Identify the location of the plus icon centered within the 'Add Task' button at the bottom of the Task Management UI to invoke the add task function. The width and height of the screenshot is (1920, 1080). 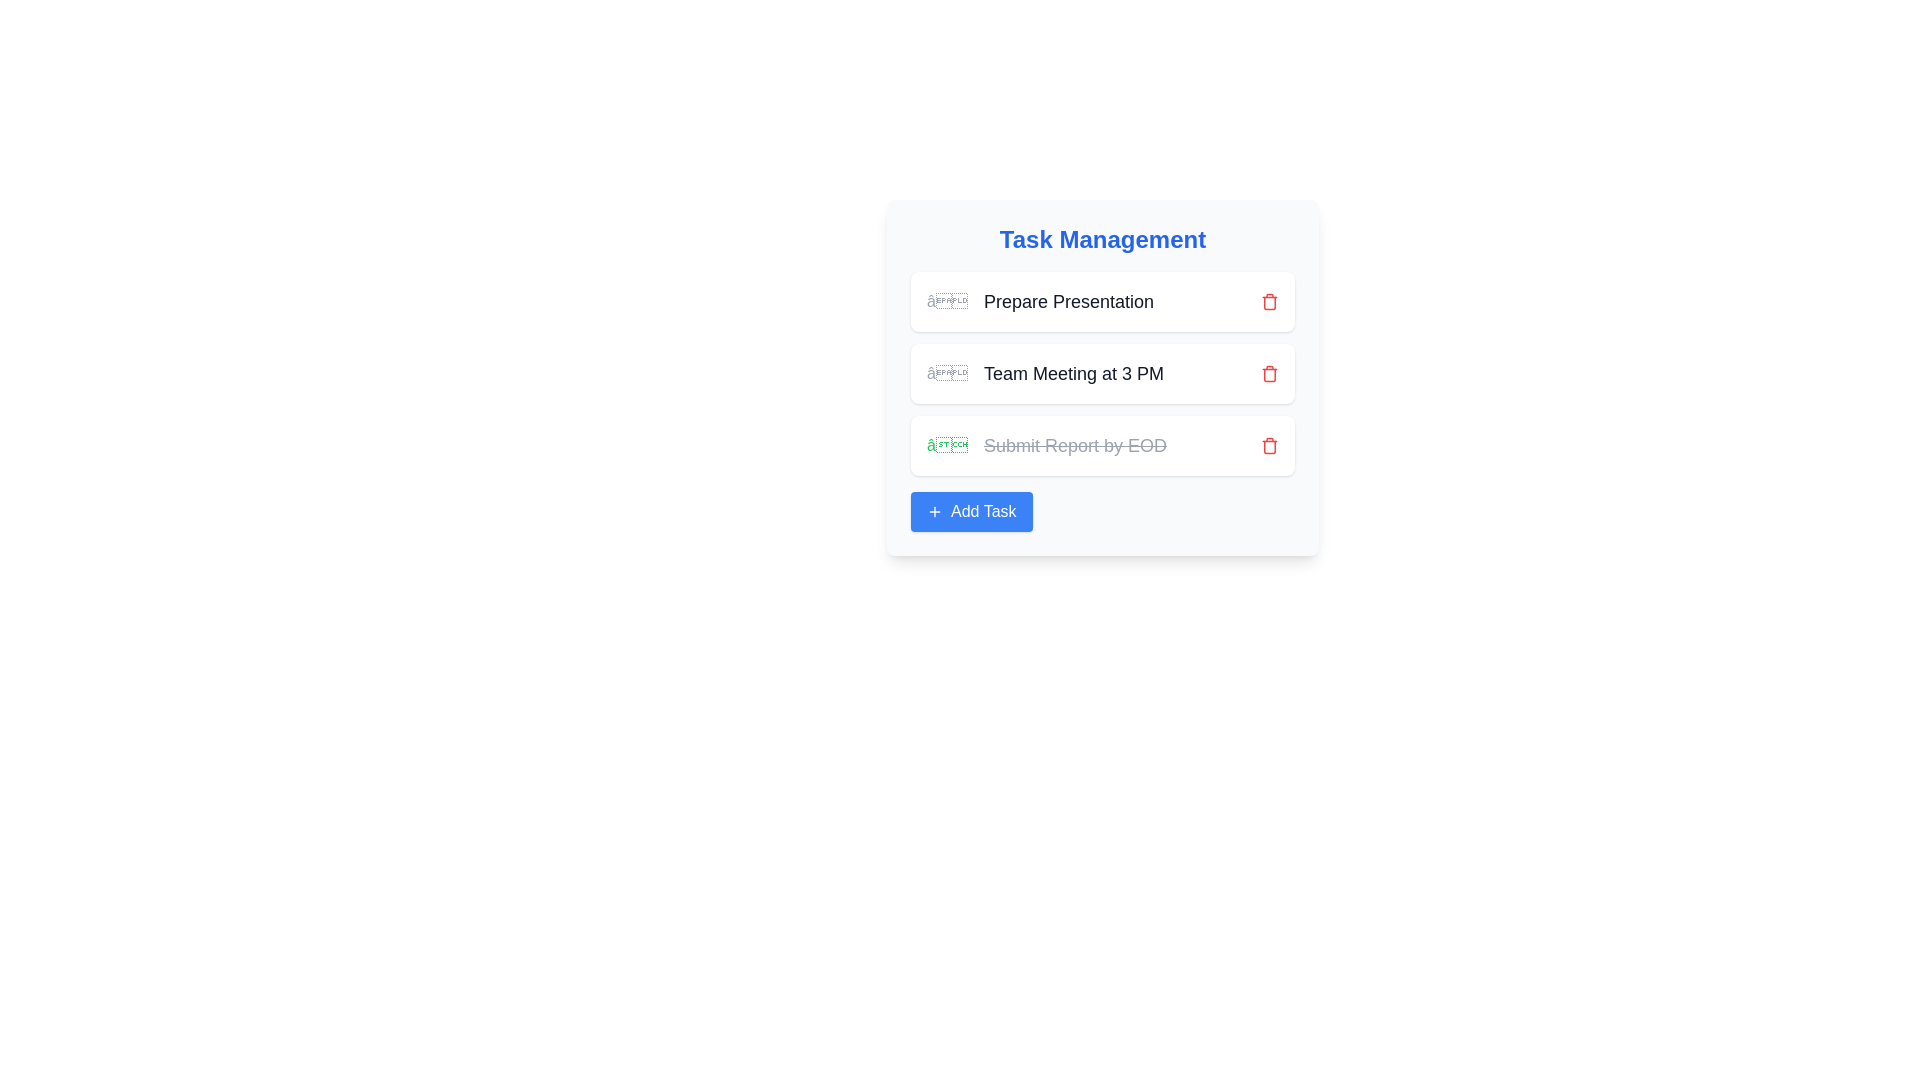
(934, 511).